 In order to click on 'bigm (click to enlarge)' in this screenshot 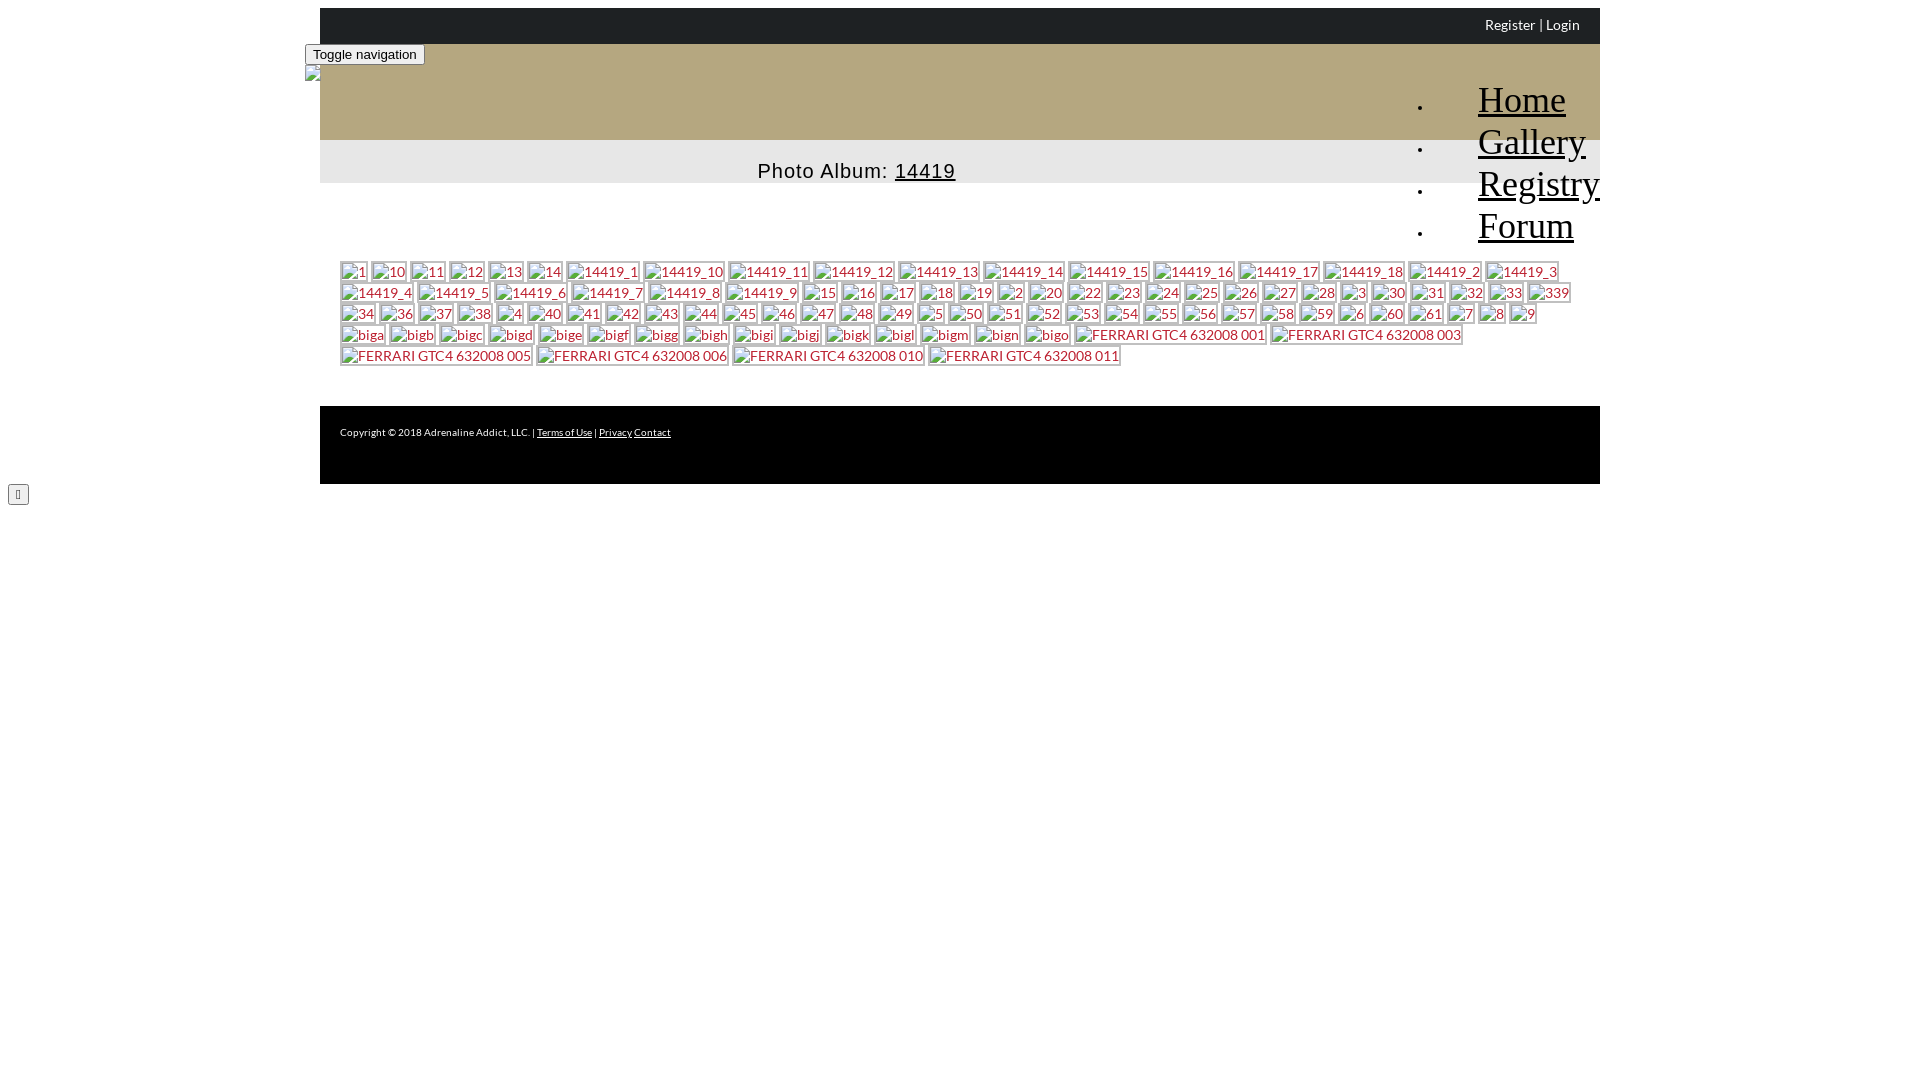, I will do `click(944, 333)`.